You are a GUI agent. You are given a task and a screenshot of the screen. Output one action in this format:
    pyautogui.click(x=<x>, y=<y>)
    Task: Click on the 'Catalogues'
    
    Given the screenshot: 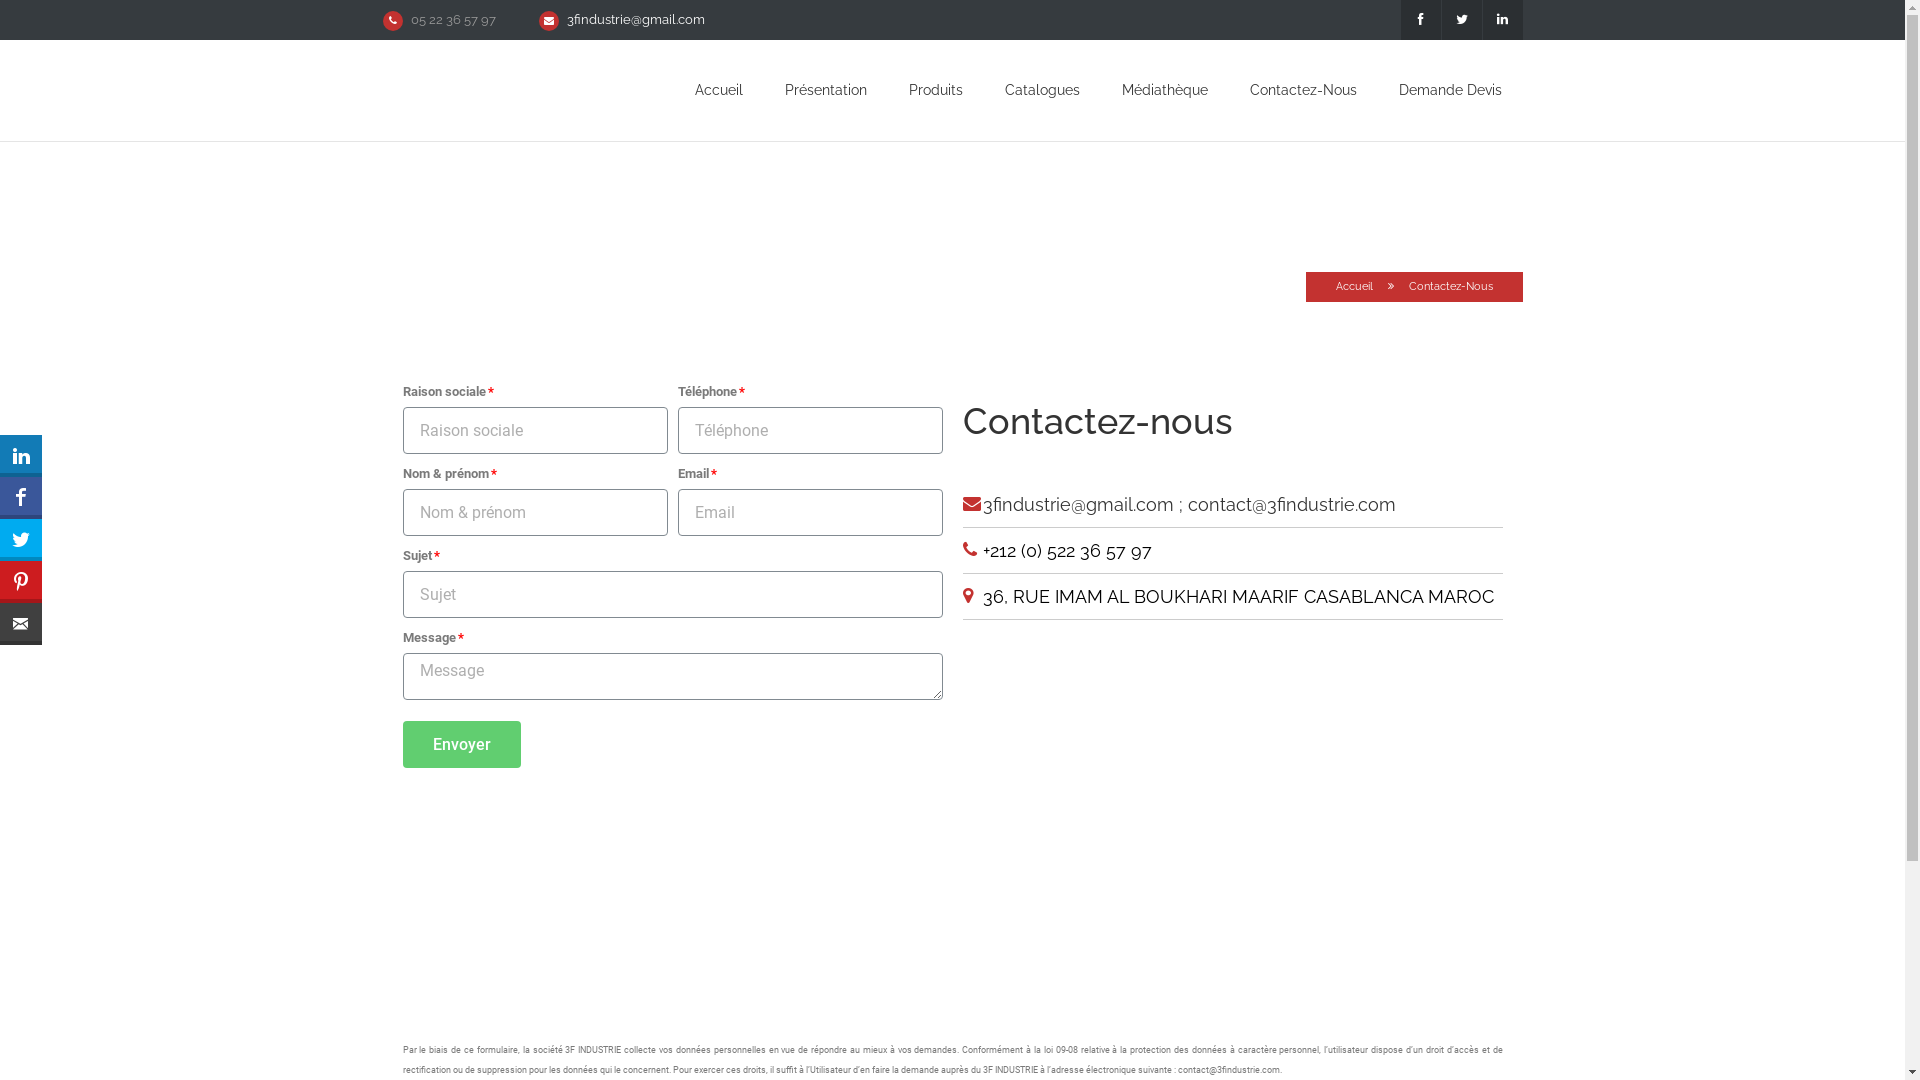 What is the action you would take?
    pyautogui.click(x=1003, y=88)
    